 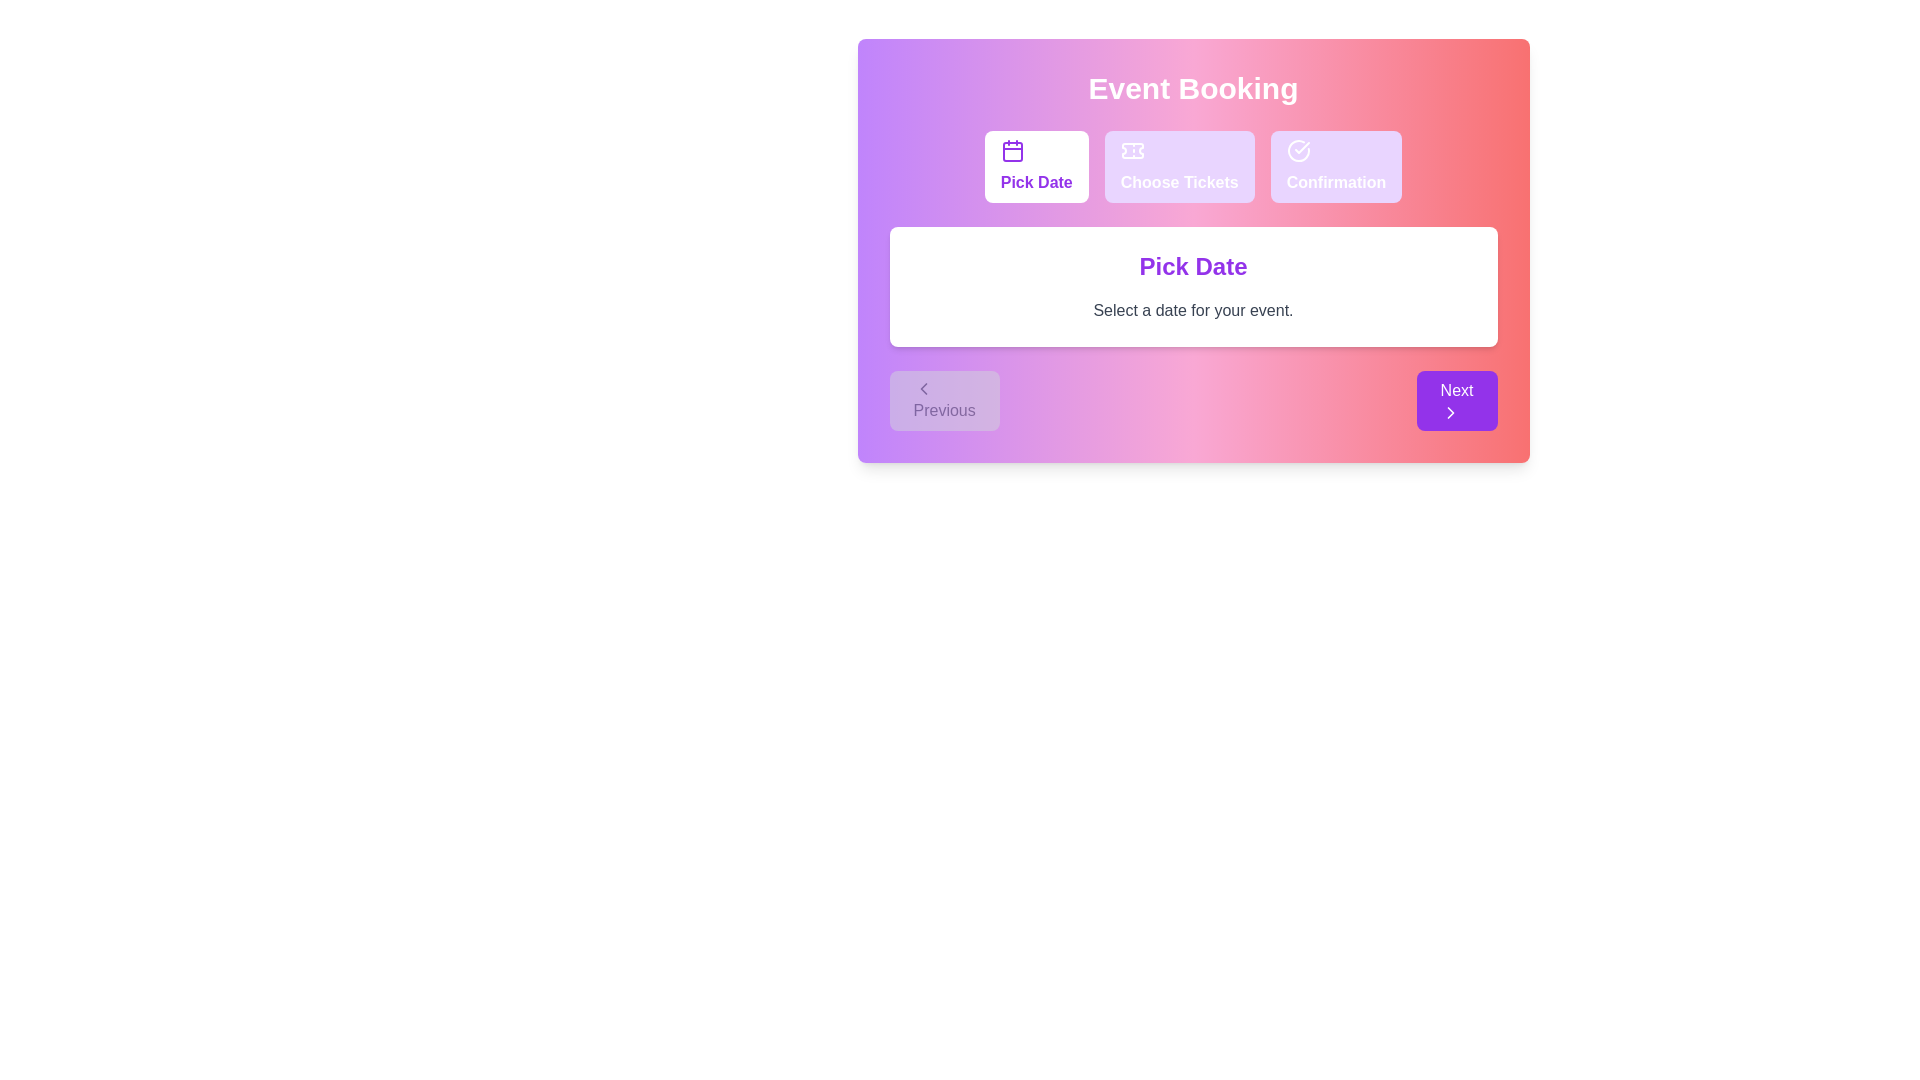 What do you see at coordinates (1450, 411) in the screenshot?
I see `the 'Next' button which contains the right-facing chevron icon` at bounding box center [1450, 411].